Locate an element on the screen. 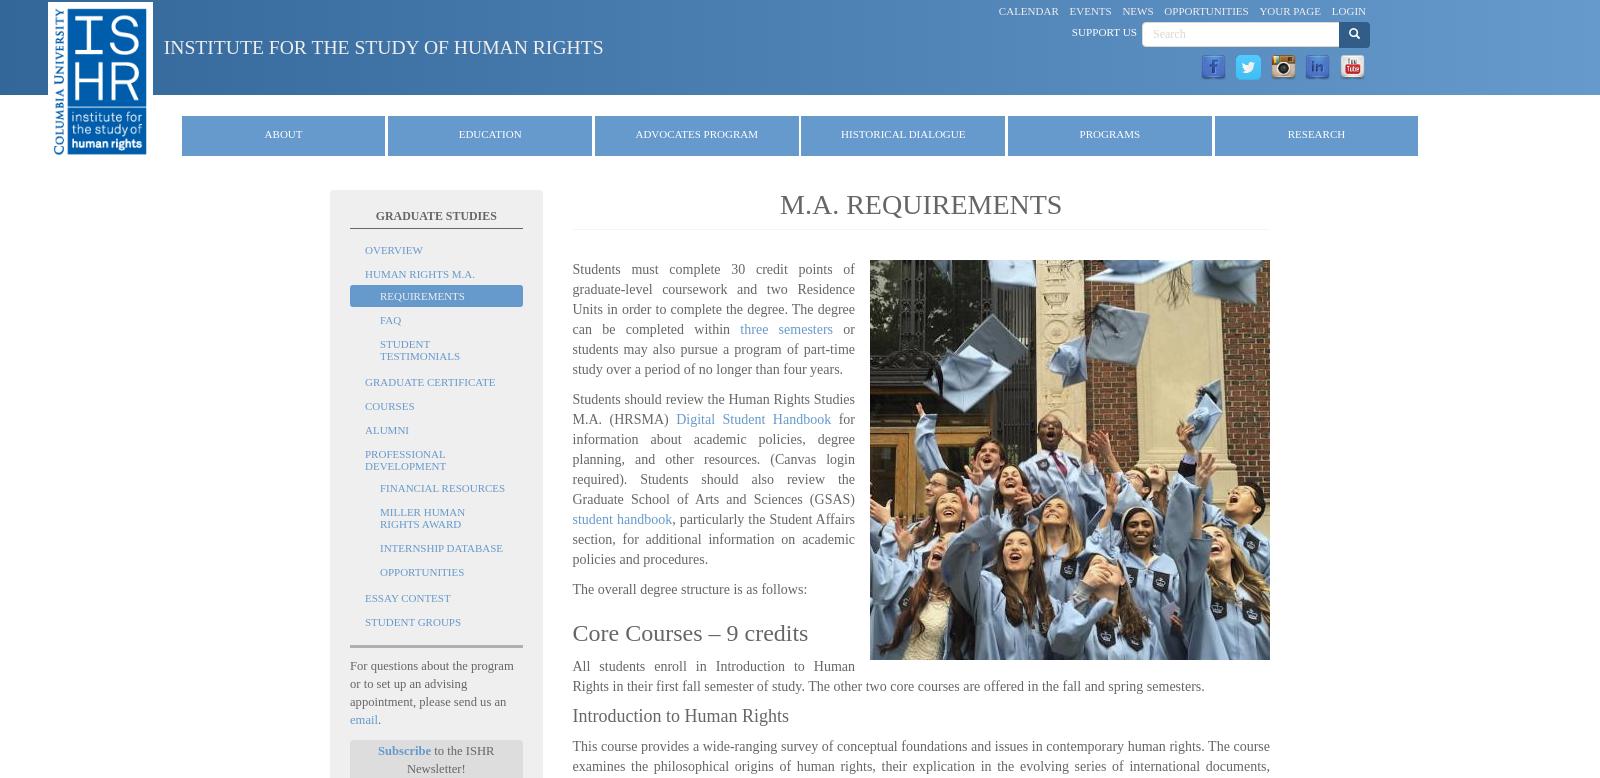 This screenshot has height=778, width=1600. 'Institute for the Study of Human Rights' is located at coordinates (383, 46).